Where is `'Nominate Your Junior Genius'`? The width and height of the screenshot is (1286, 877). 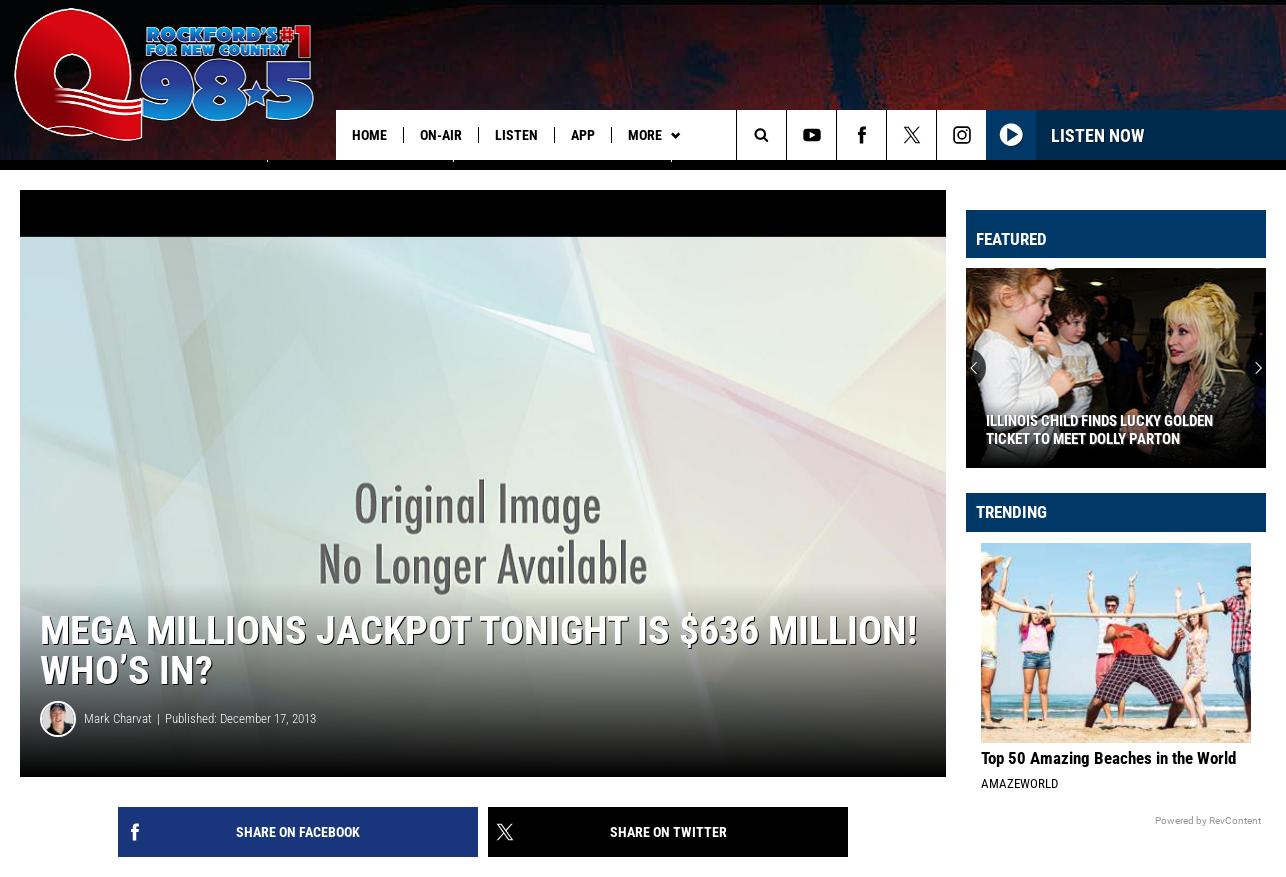
'Nominate Your Junior Genius' is located at coordinates (561, 176).